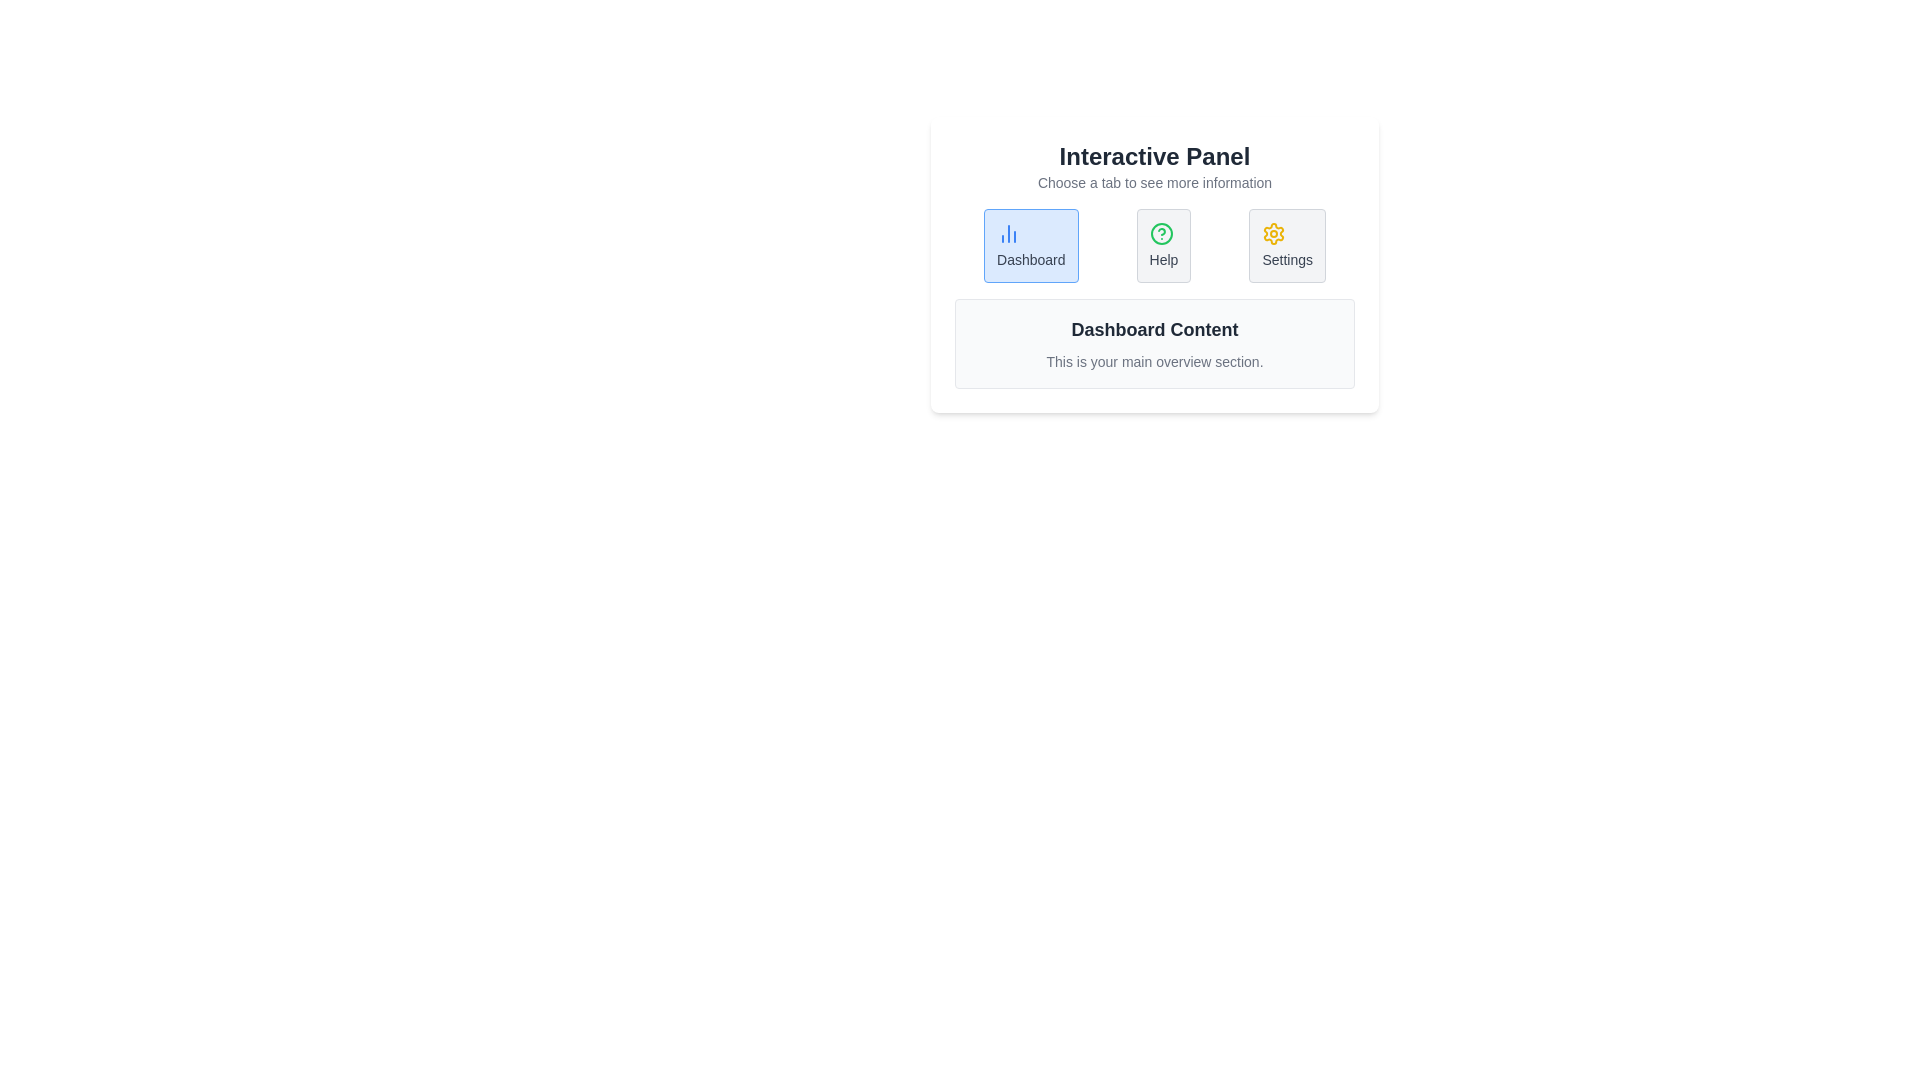 Image resolution: width=1920 pixels, height=1080 pixels. Describe the element at coordinates (1273, 233) in the screenshot. I see `the yellow-colored gear icon representing settings, which is located within the 'Settings' card above the 'Settings' label text` at that location.